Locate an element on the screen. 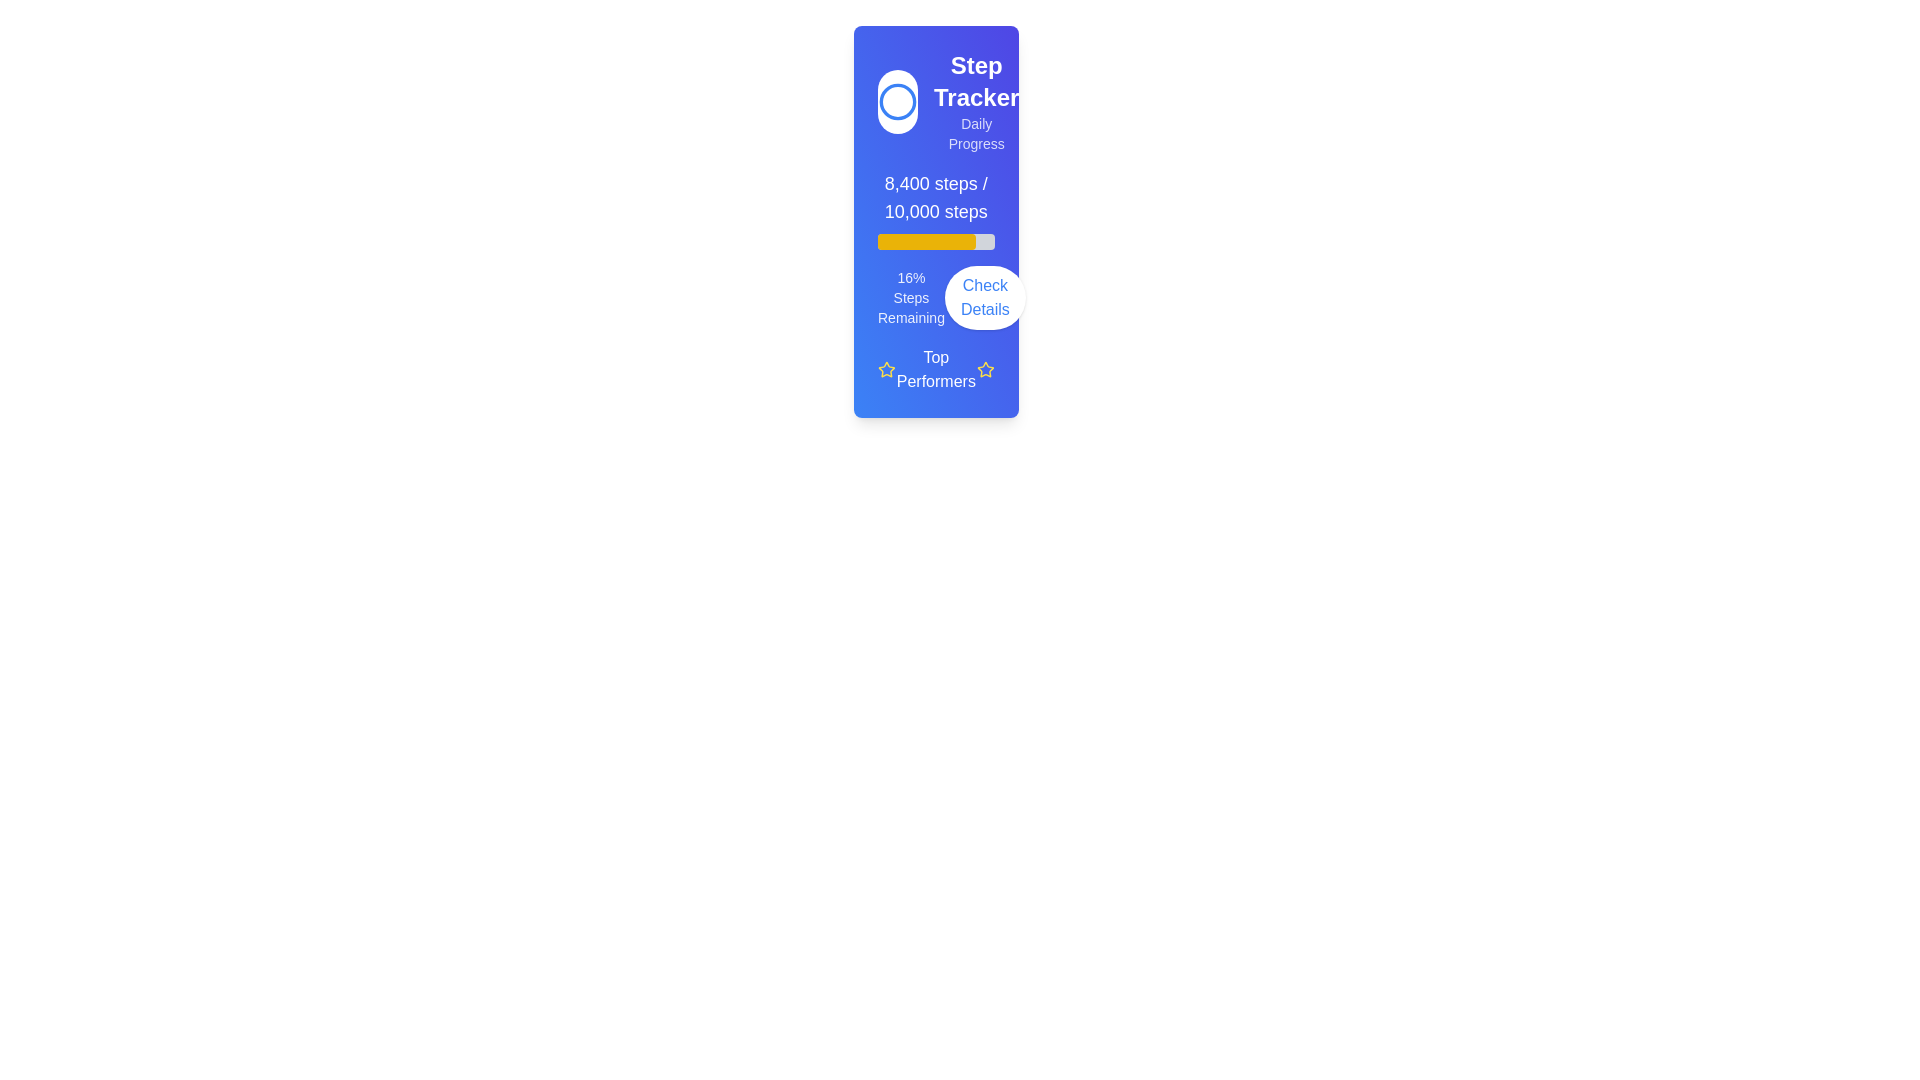 The image size is (1920, 1080). the 'Top Performers' label with star icons, which is located at the bottom section of the card component displaying step tracking information is located at coordinates (935, 370).